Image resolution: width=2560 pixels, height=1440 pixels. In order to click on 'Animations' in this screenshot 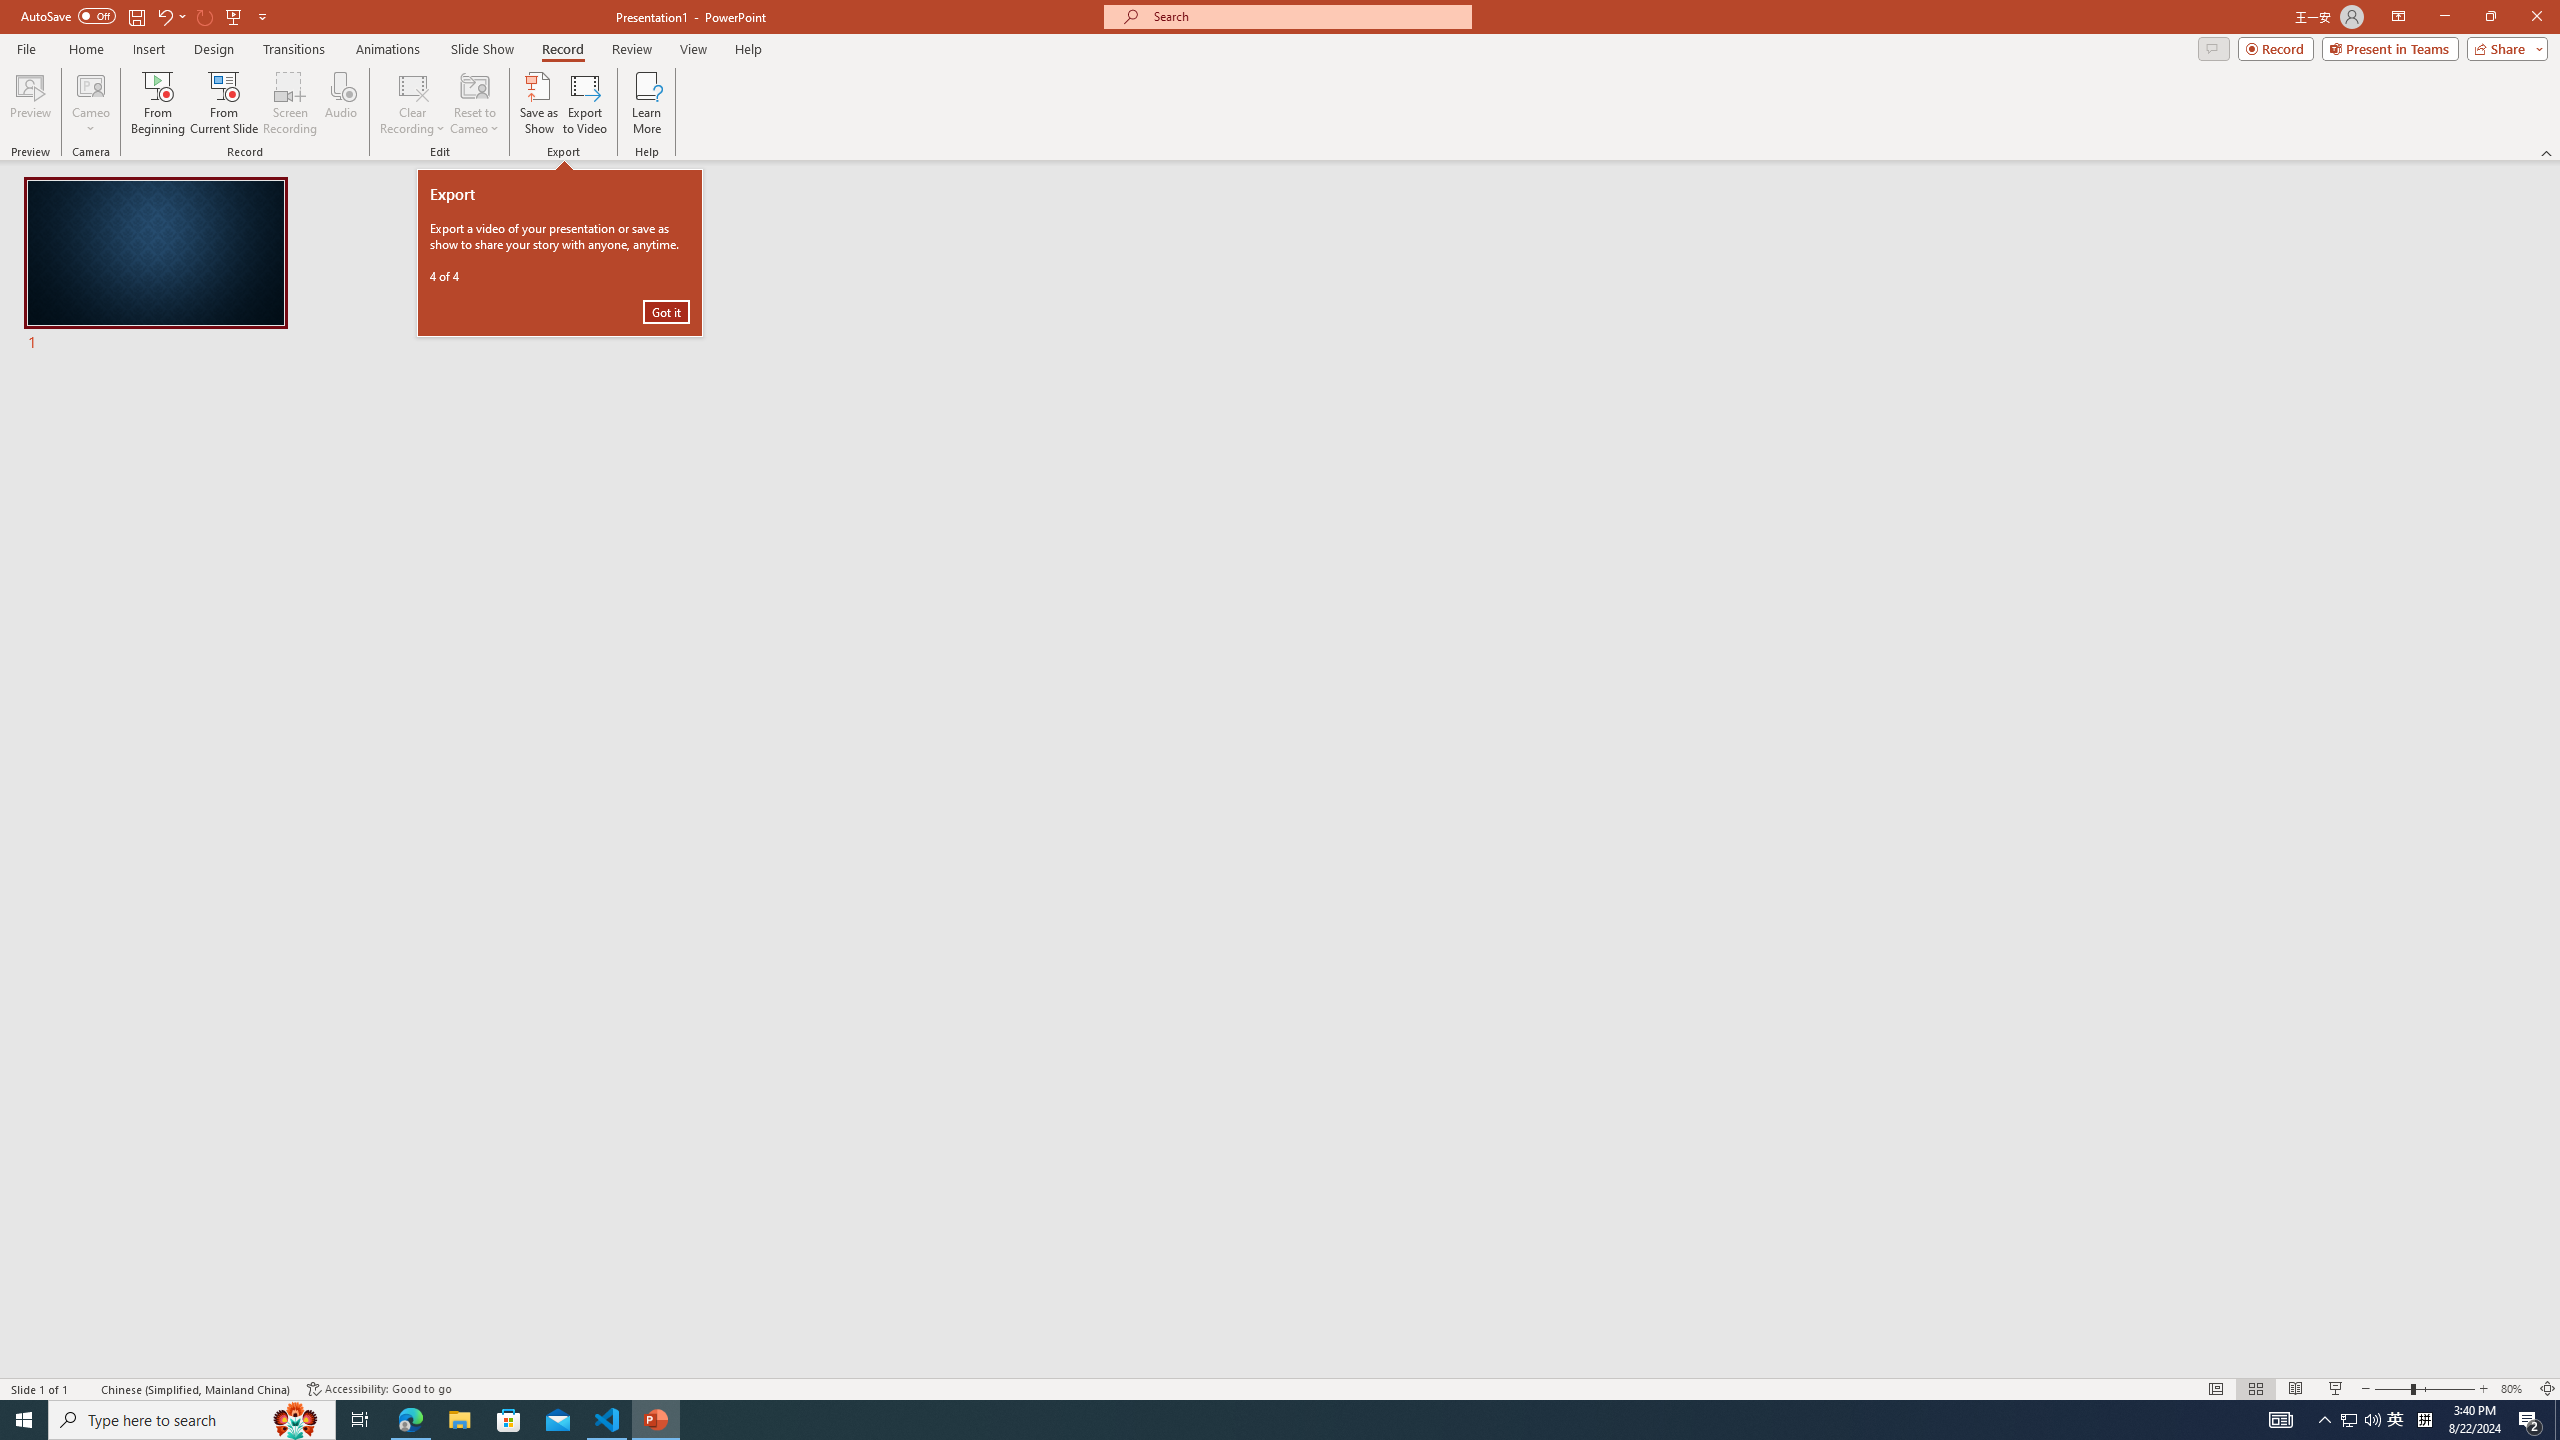, I will do `click(387, 49)`.